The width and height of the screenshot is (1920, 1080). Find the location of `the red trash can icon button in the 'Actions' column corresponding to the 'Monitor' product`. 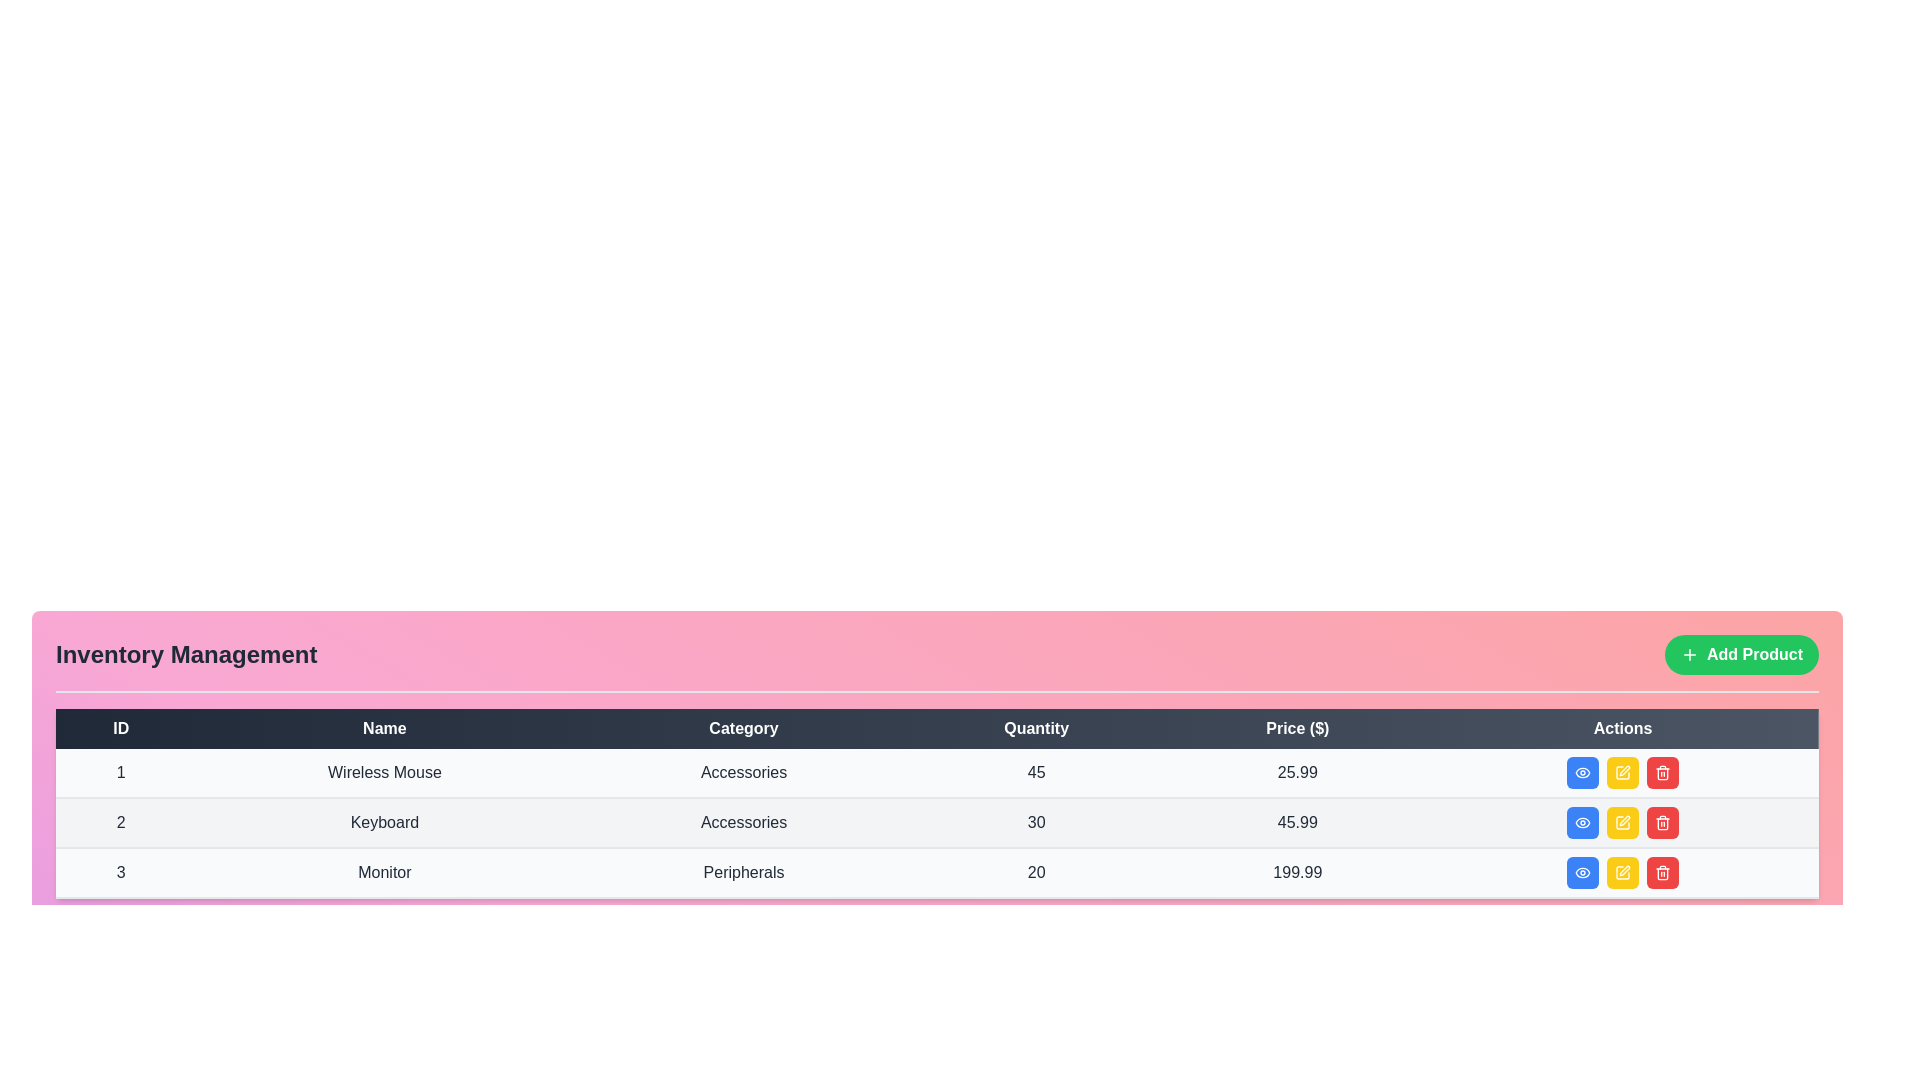

the red trash can icon button in the 'Actions' column corresponding to the 'Monitor' product is located at coordinates (1663, 771).